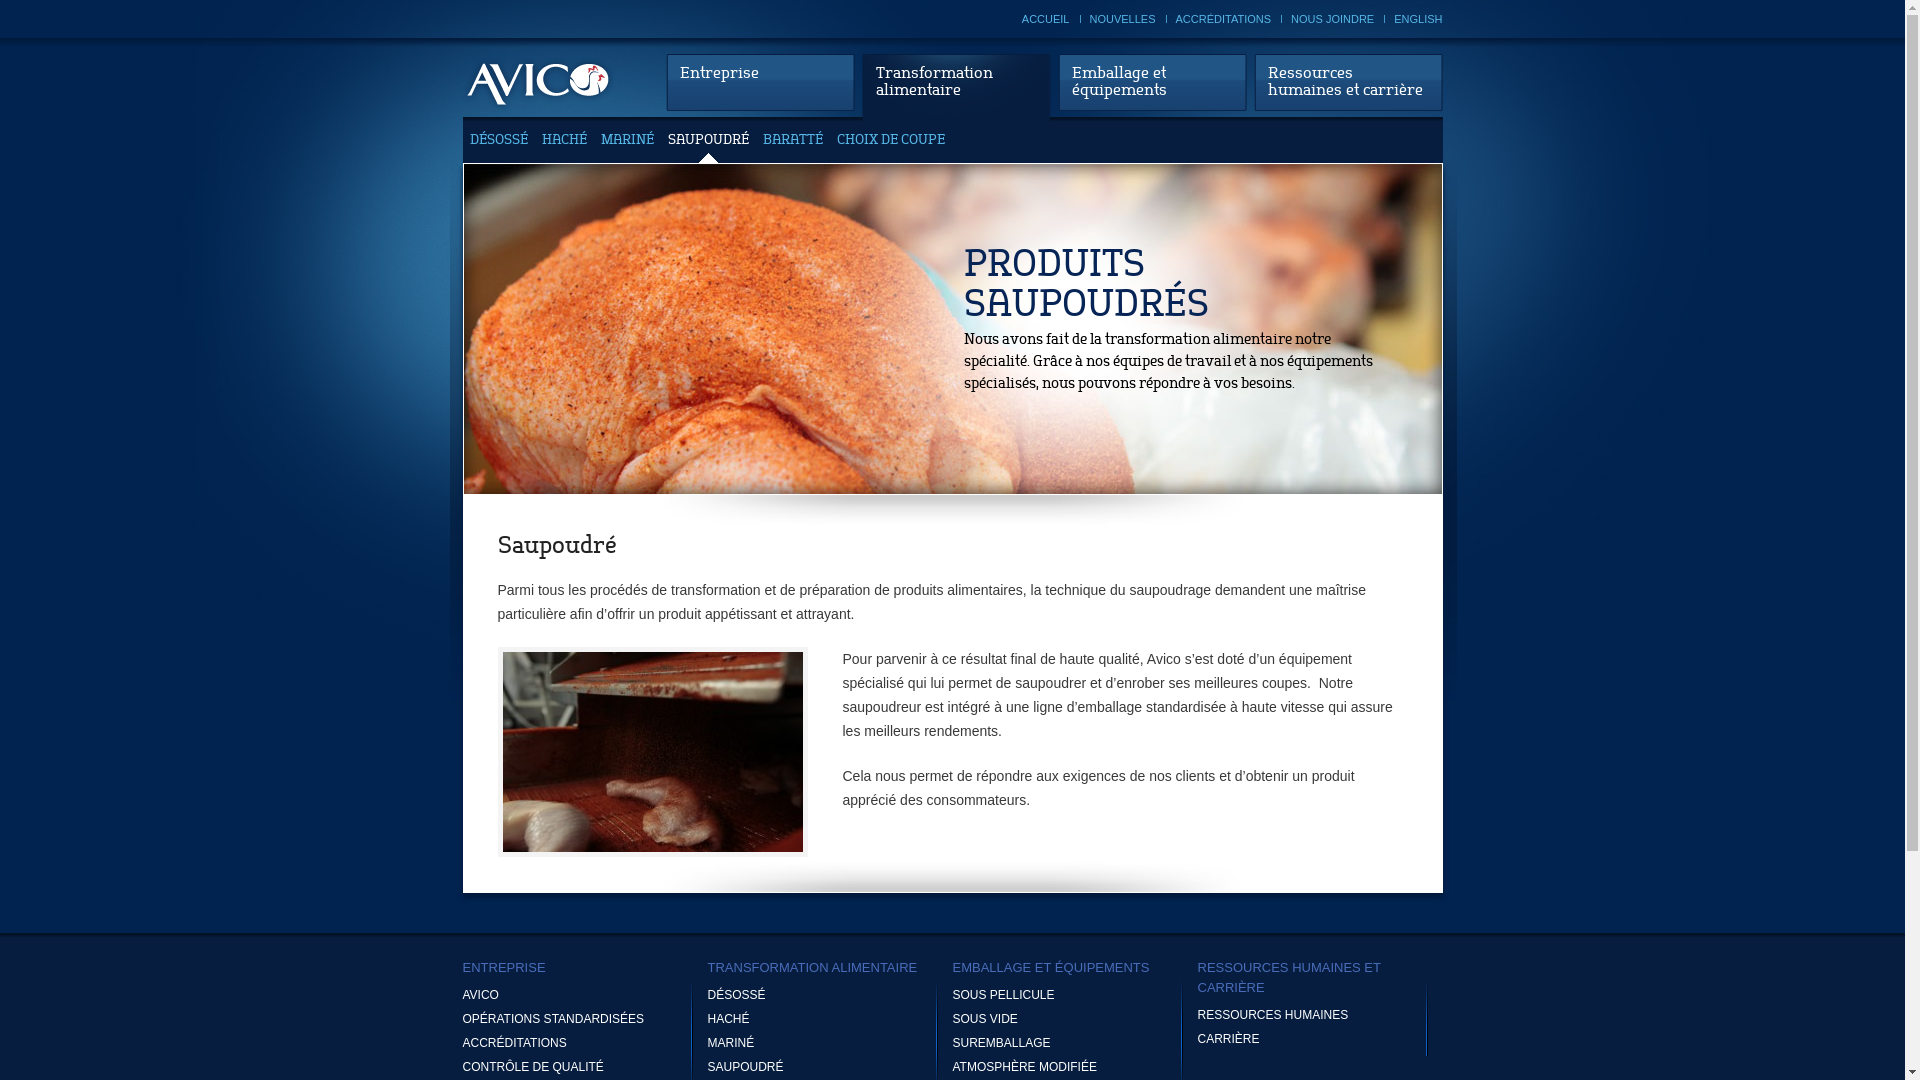 This screenshot has width=1920, height=1080. Describe the element at coordinates (460, 995) in the screenshot. I see `'AVICO'` at that location.